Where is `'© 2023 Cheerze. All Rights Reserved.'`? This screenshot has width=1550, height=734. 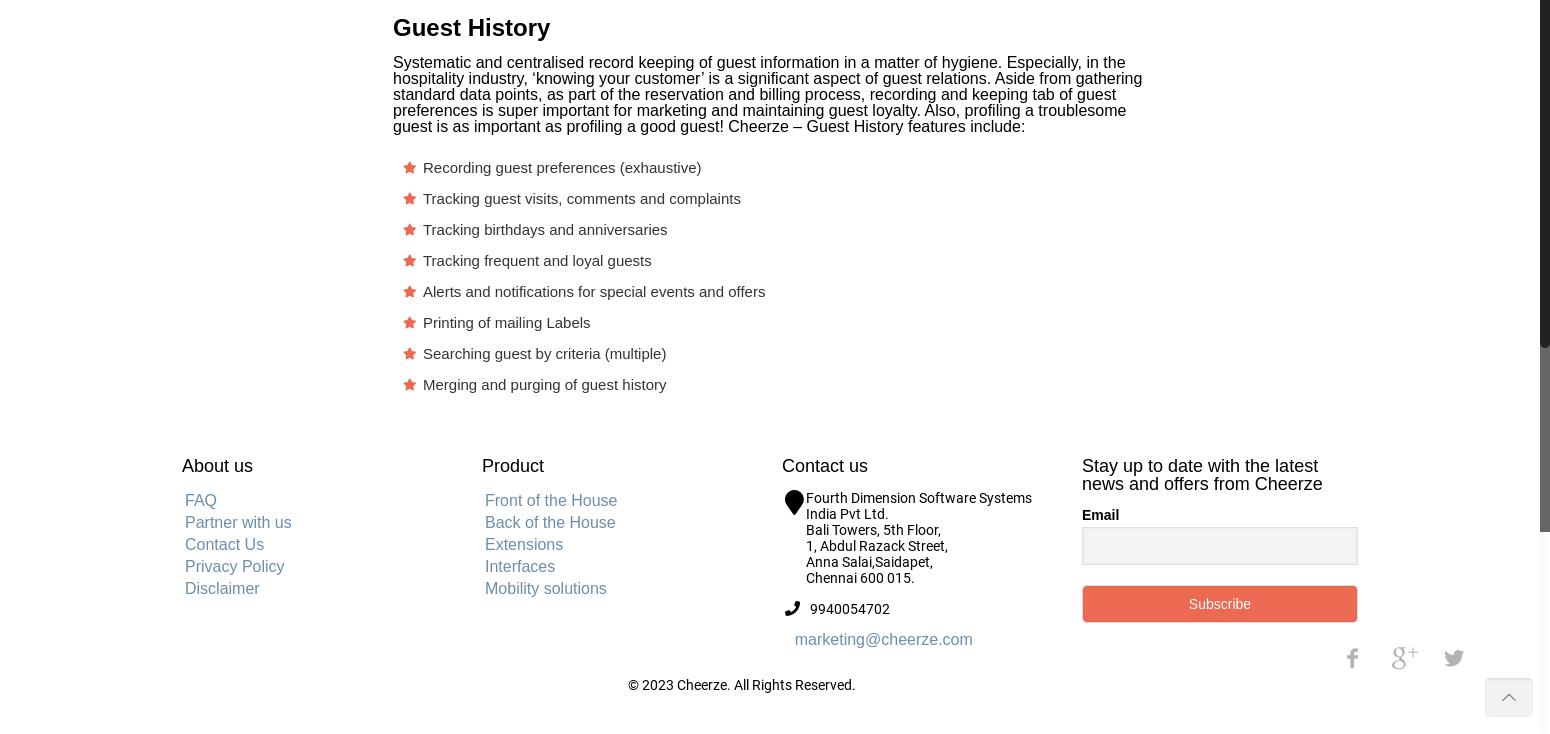 '© 2023 Cheerze. All Rights Reserved.' is located at coordinates (627, 684).